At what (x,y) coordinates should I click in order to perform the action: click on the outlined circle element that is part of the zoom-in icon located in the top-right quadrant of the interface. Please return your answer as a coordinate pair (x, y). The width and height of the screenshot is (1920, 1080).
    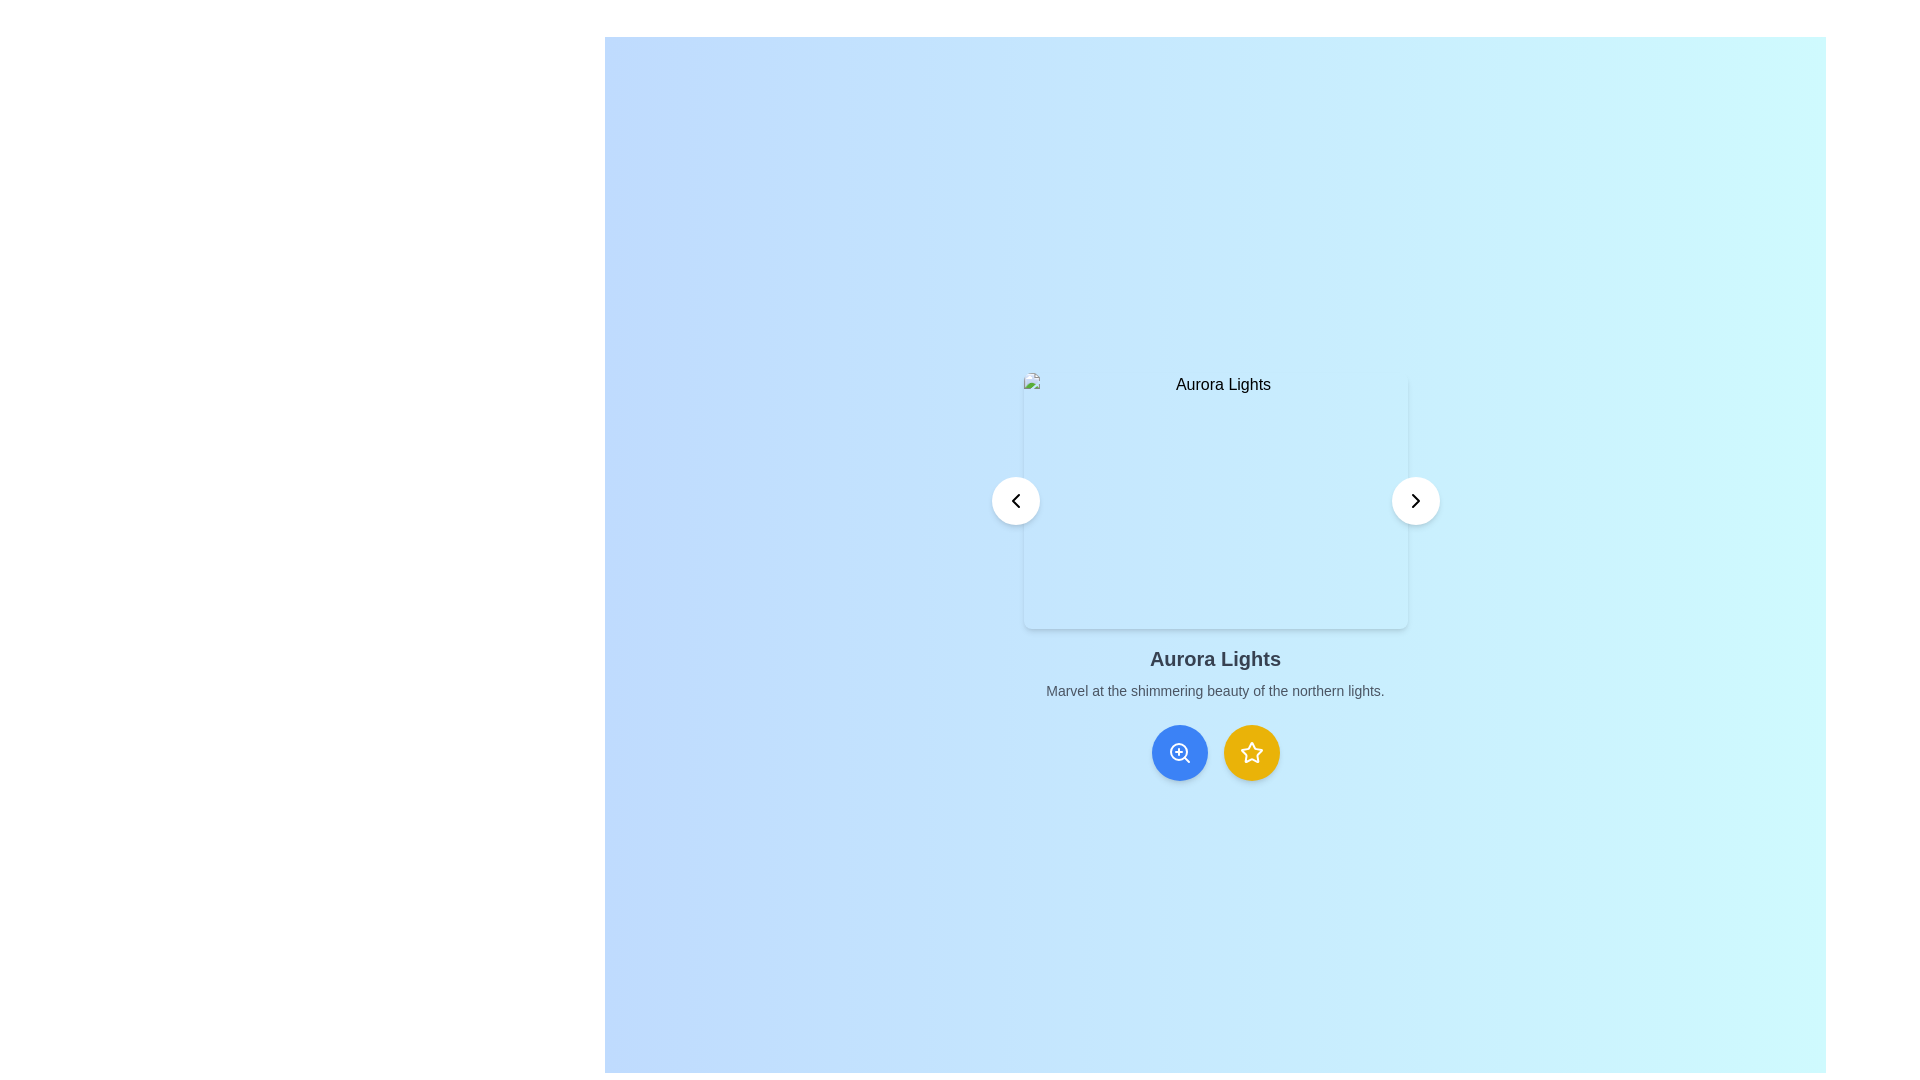
    Looking at the image, I should click on (1178, 752).